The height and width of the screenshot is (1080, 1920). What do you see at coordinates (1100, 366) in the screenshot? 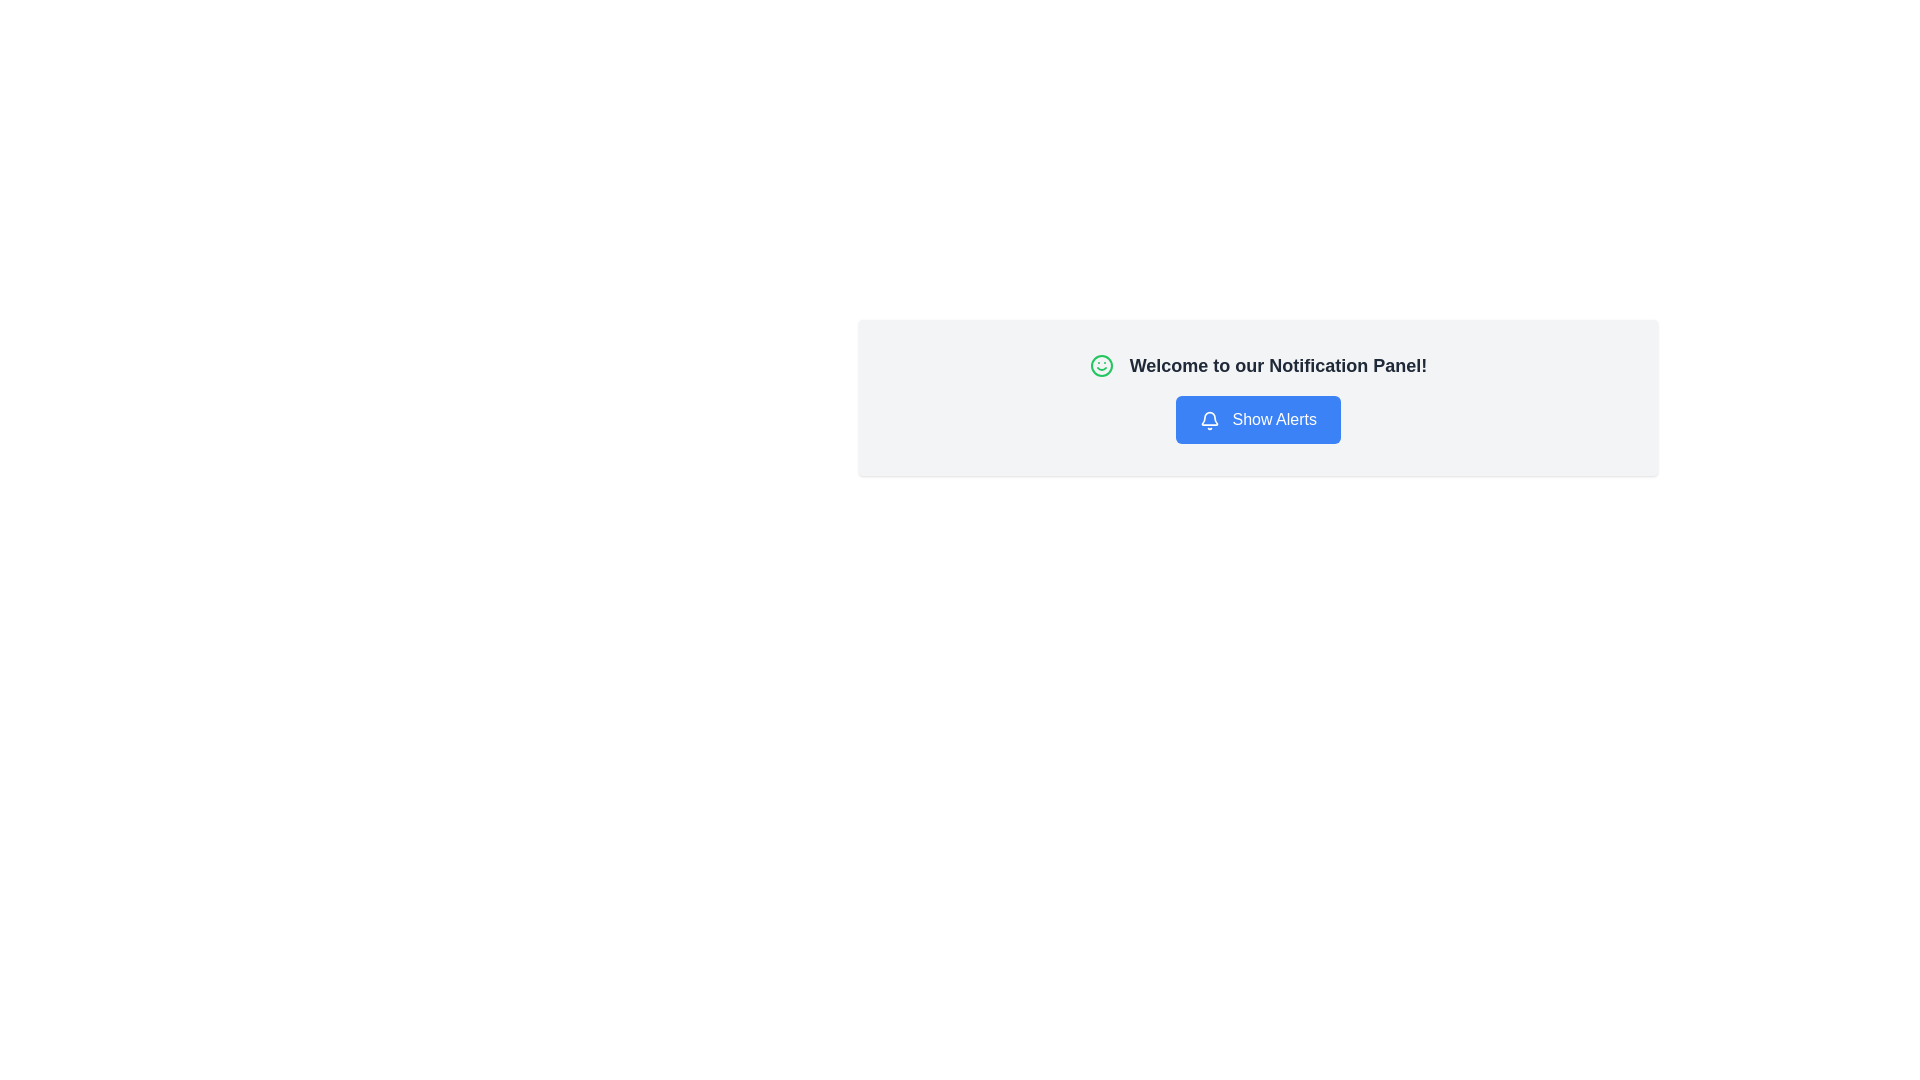
I see `the SVG circle that serves as a decorative element of the smiley icon located near the top-left of the notification panel` at bounding box center [1100, 366].